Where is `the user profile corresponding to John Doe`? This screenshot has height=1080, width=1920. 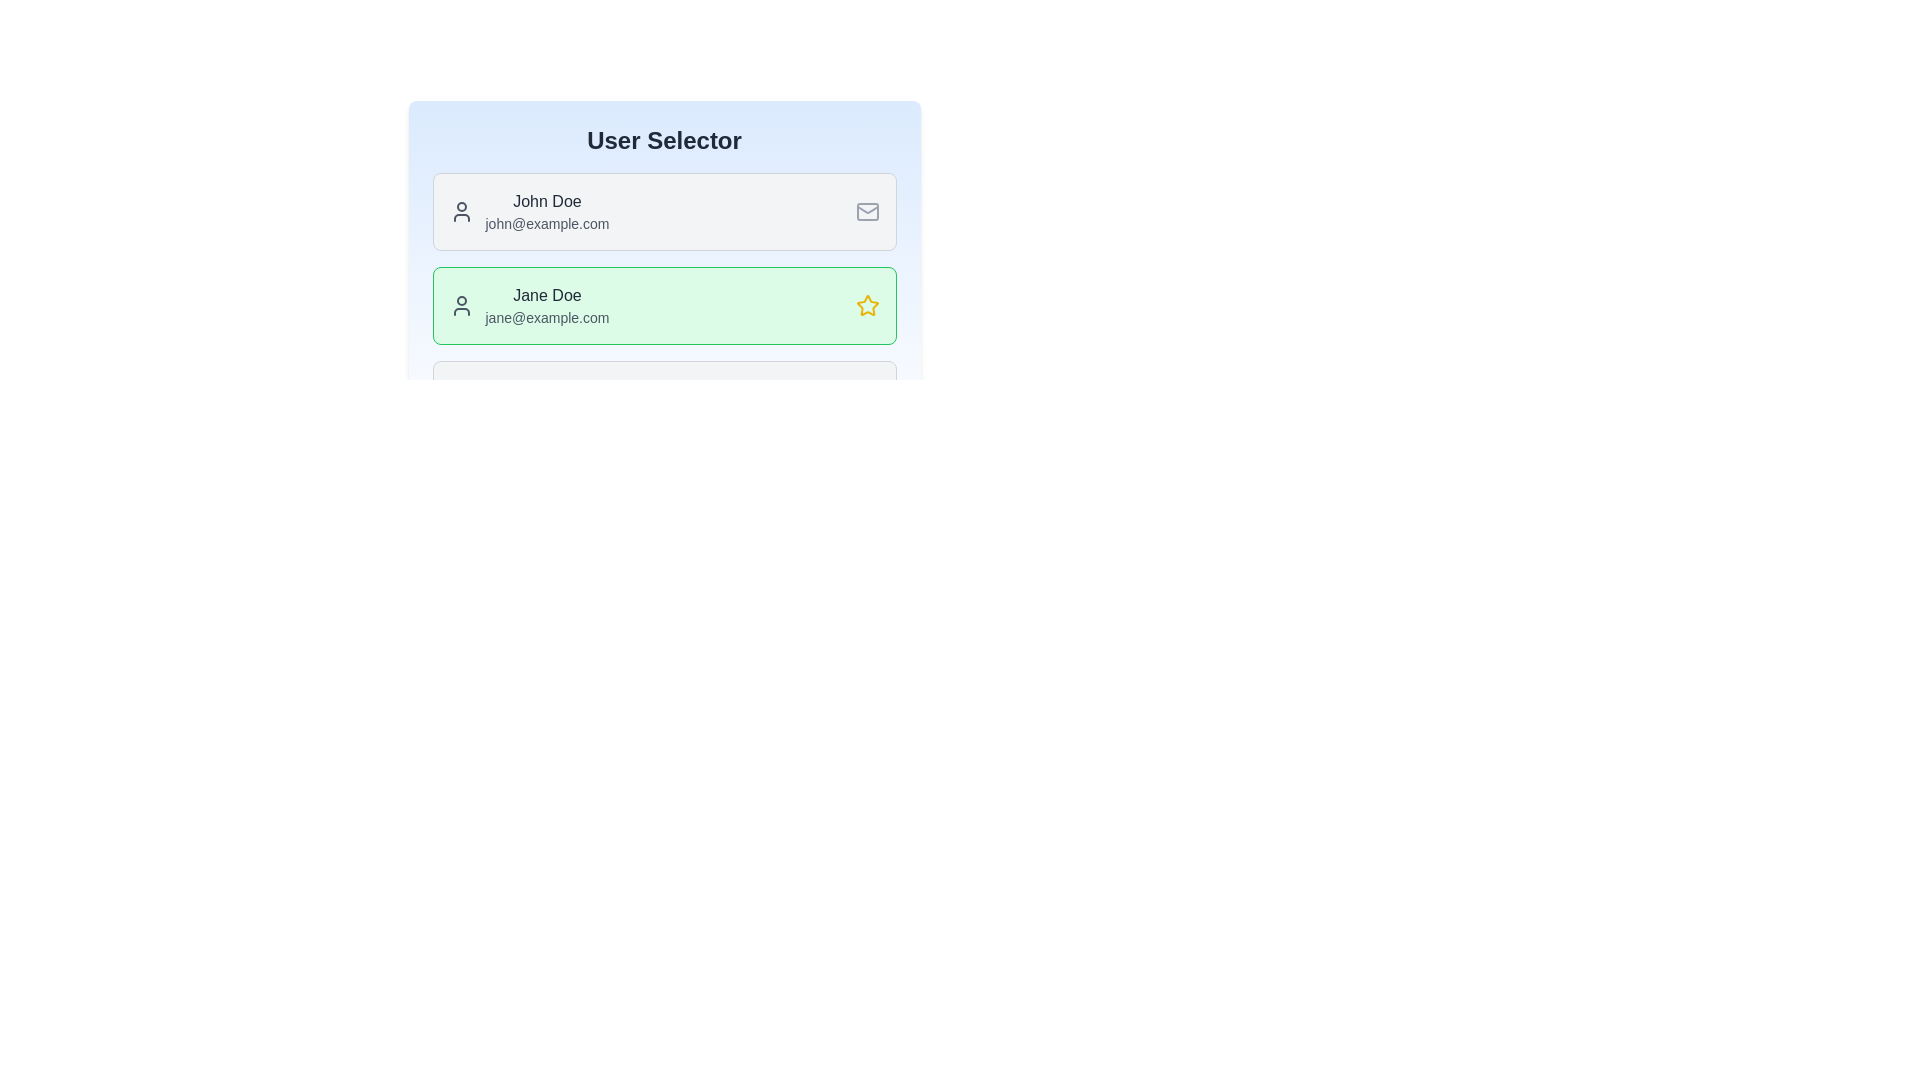
the user profile corresponding to John Doe is located at coordinates (664, 212).